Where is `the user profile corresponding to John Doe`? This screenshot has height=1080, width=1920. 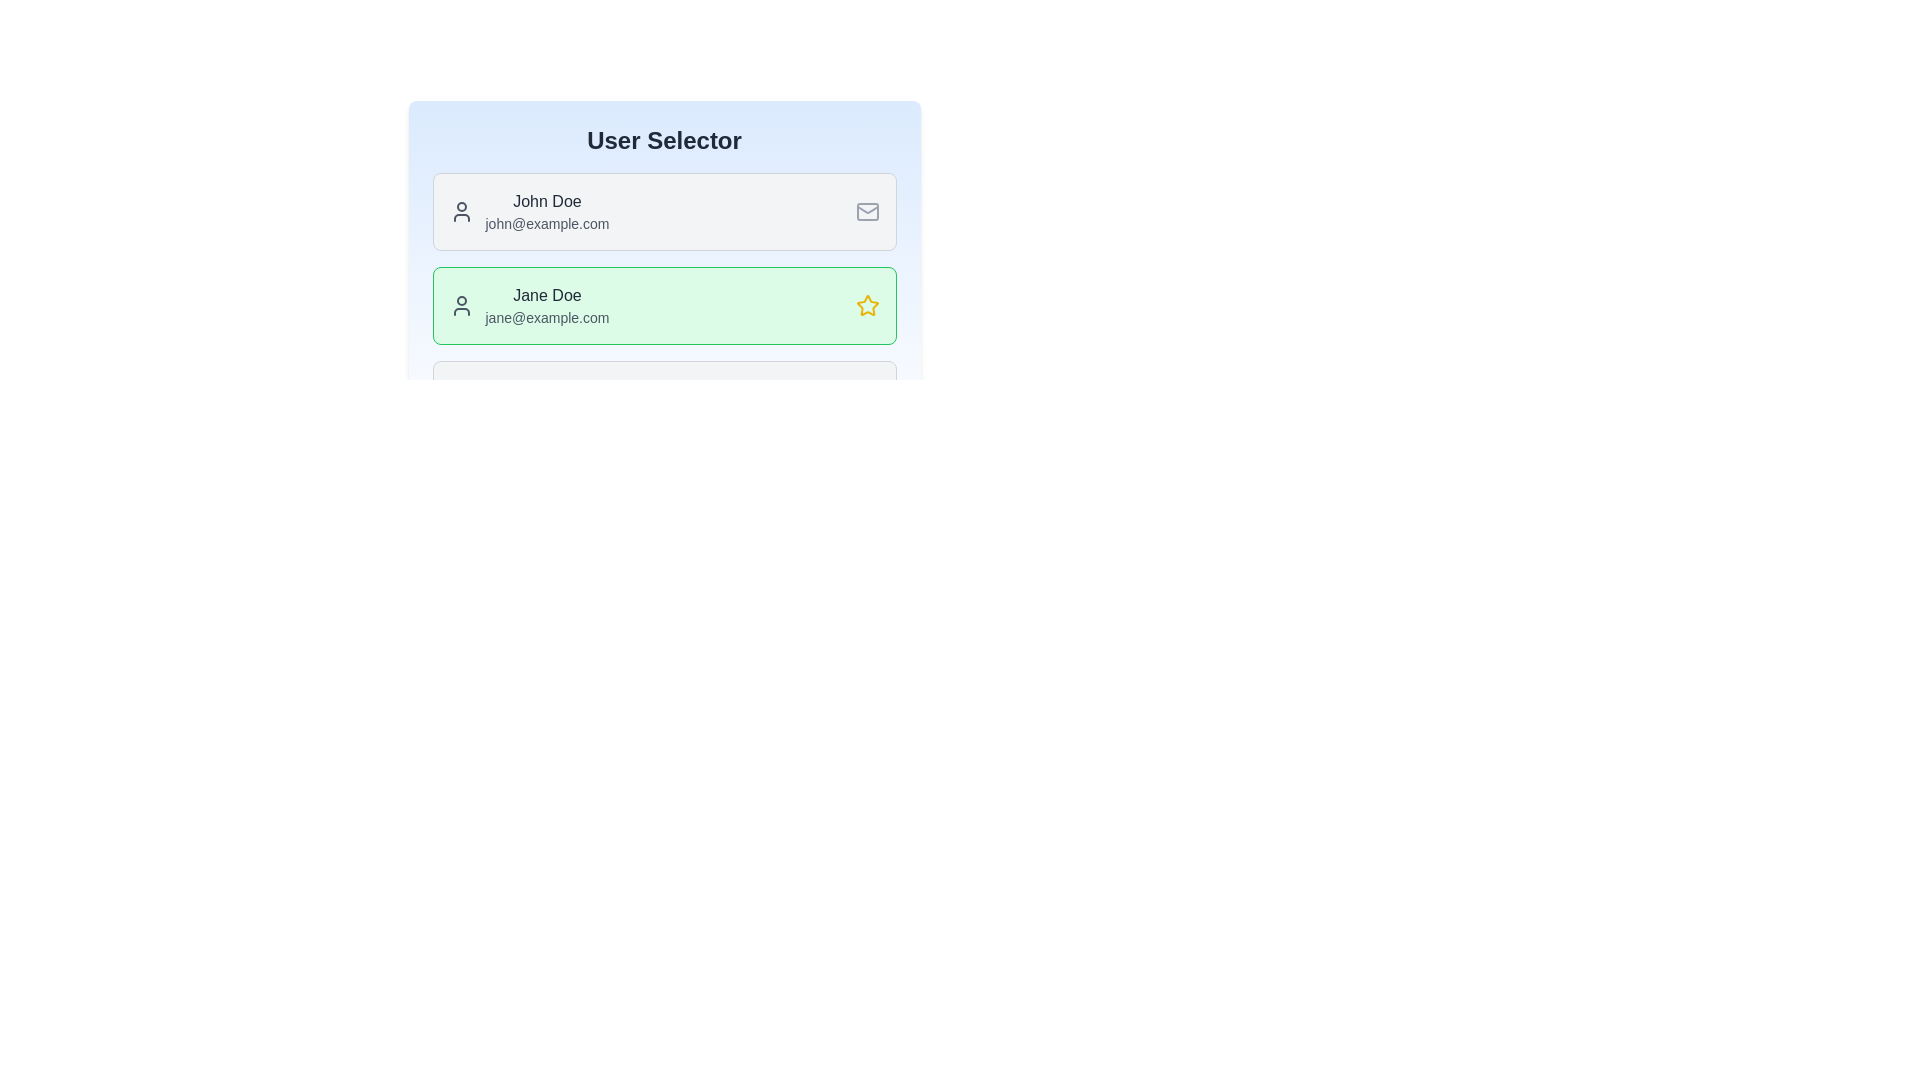
the user profile corresponding to John Doe is located at coordinates (664, 212).